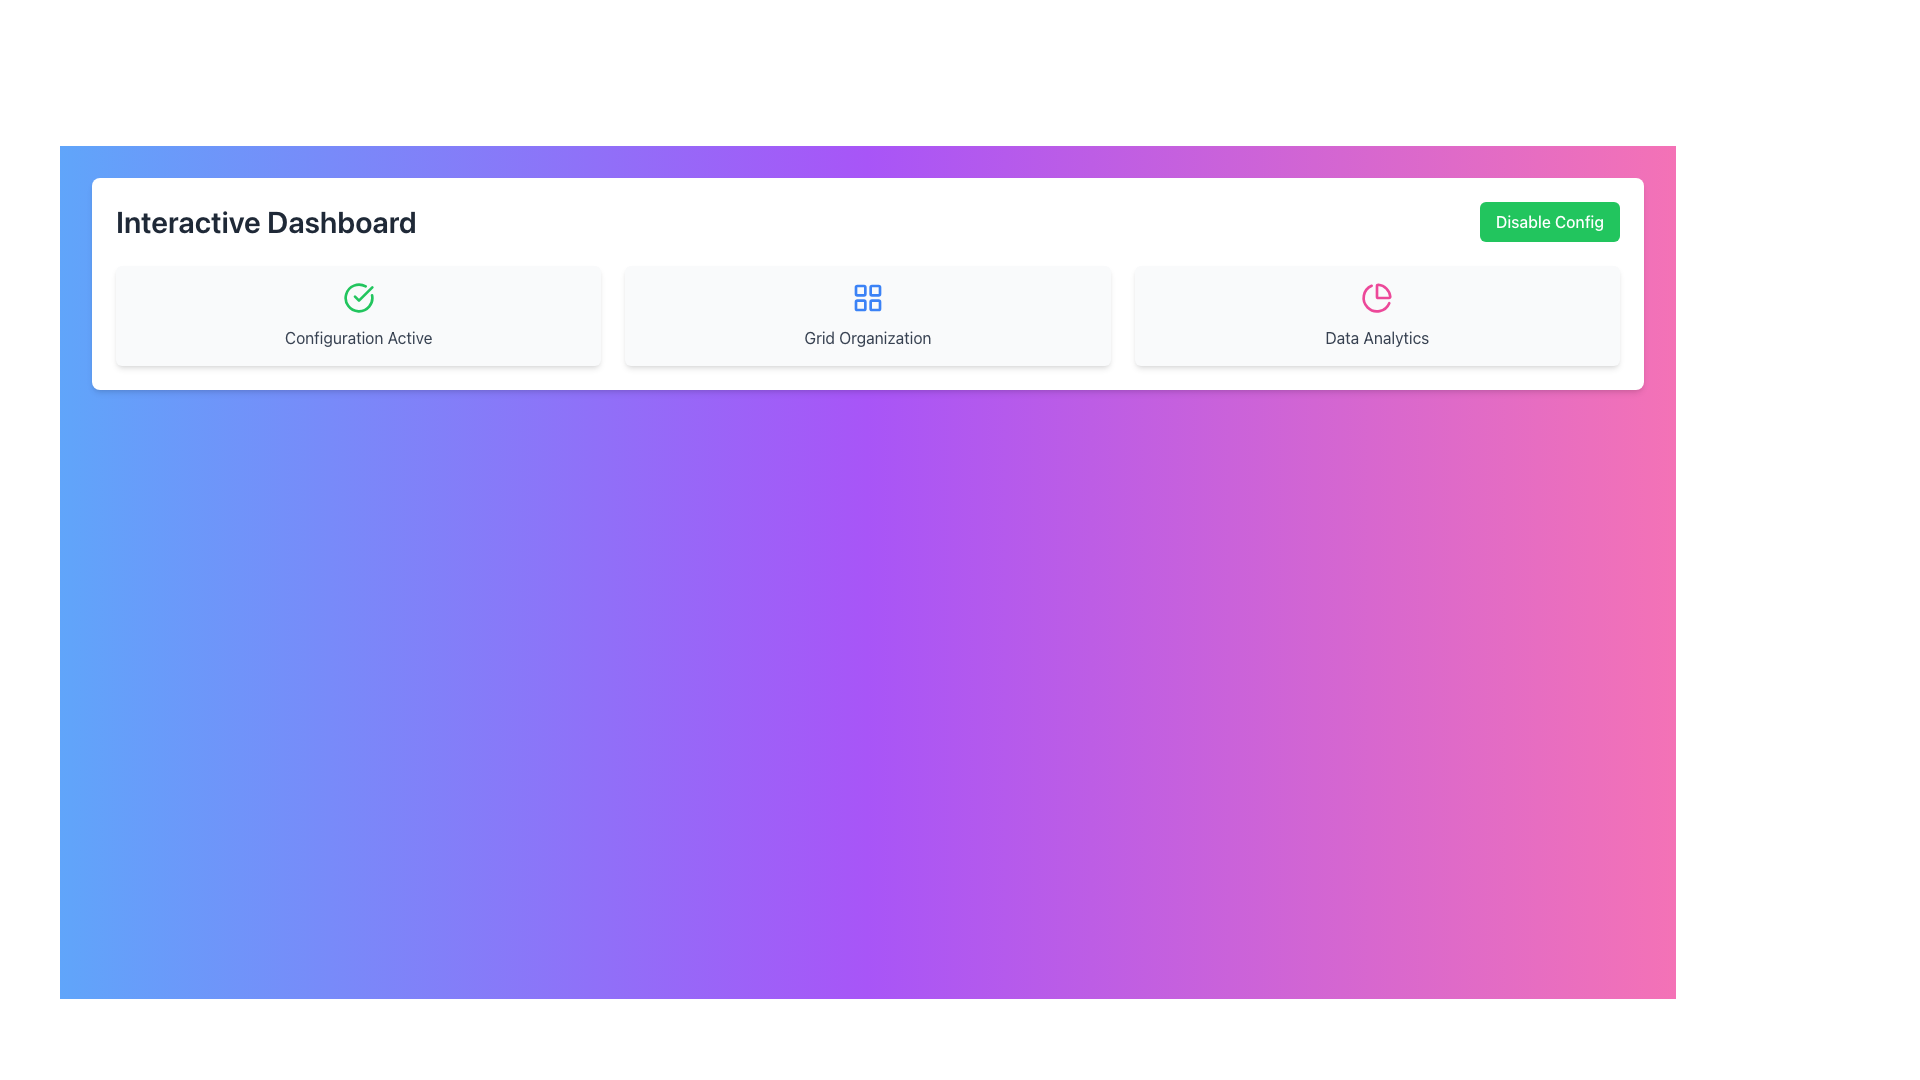 The height and width of the screenshot is (1080, 1920). What do you see at coordinates (358, 297) in the screenshot?
I see `the green circular icon with a checkmark inside it, which indicates an active state, positioned above the text 'Configuration Active' in the first card of the row` at bounding box center [358, 297].